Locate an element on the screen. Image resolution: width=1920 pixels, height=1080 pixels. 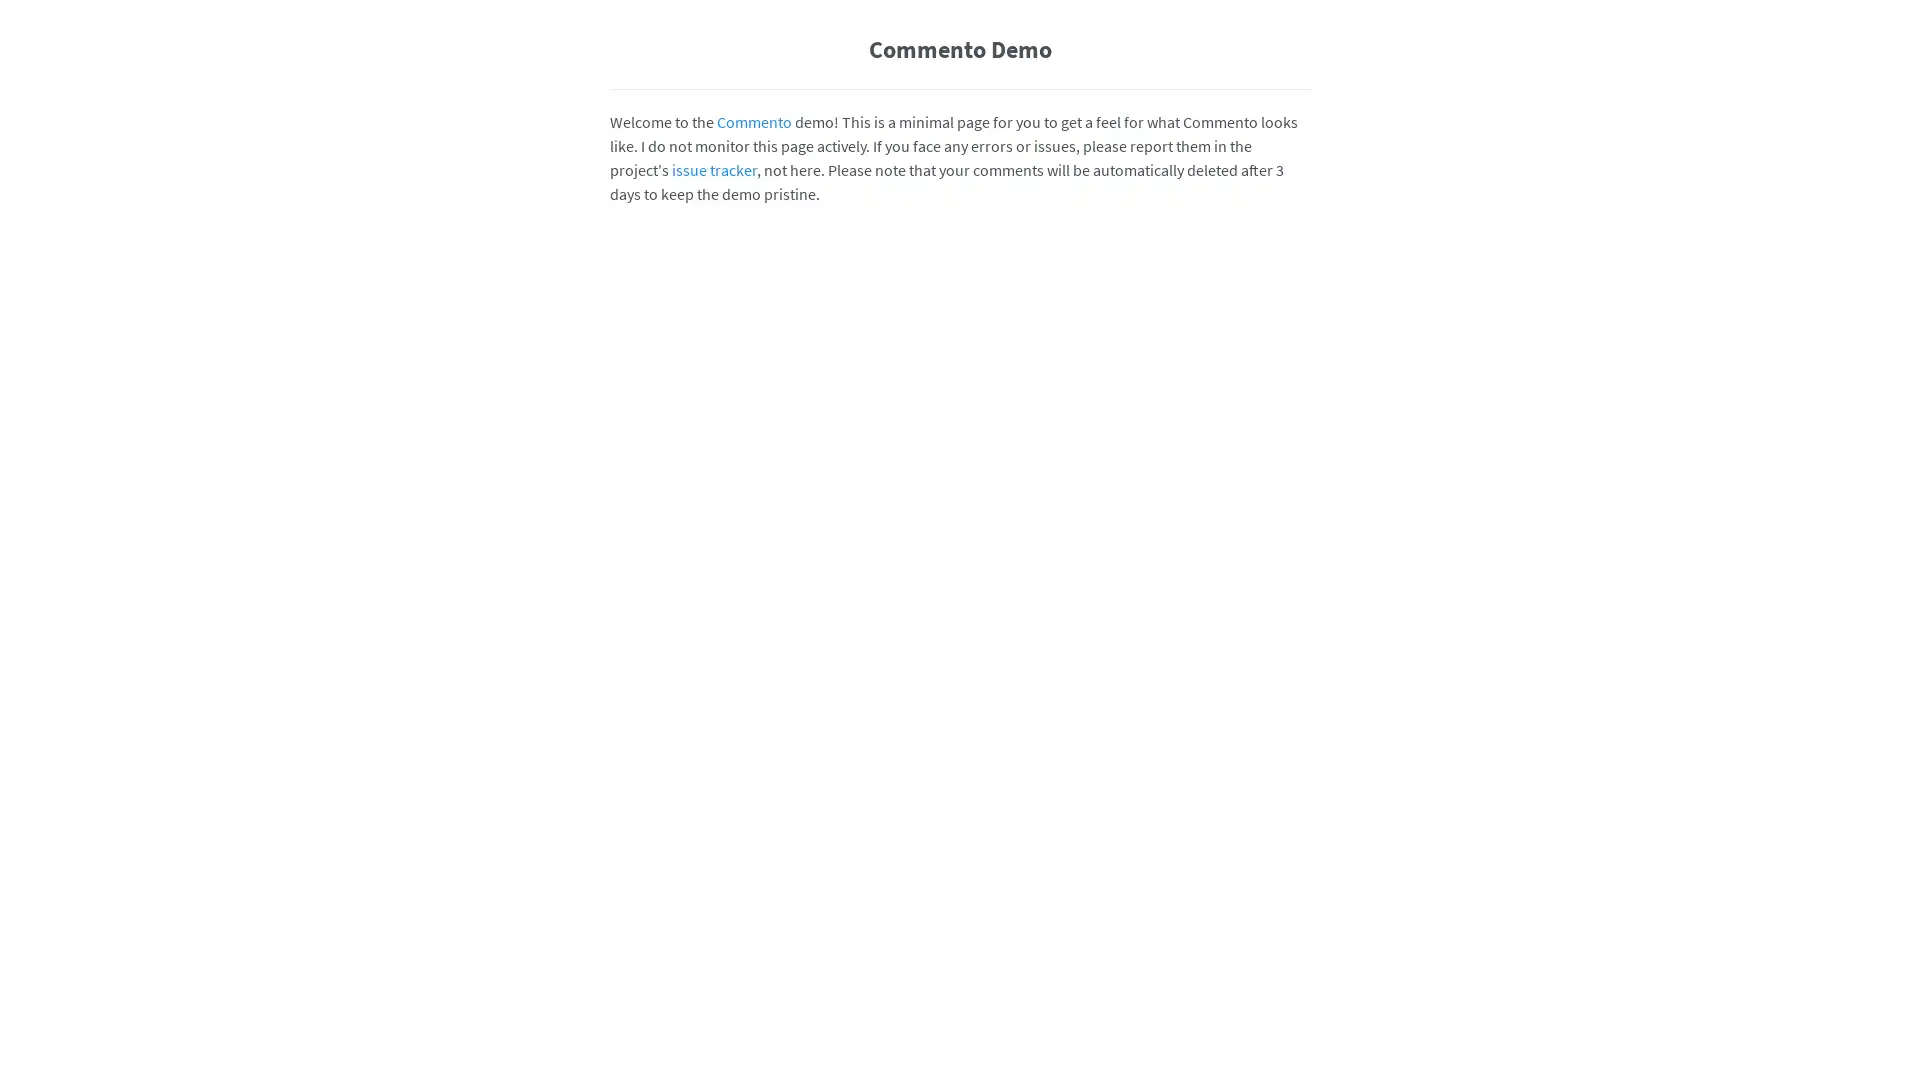
ADD COMMENT is located at coordinates (1255, 447).